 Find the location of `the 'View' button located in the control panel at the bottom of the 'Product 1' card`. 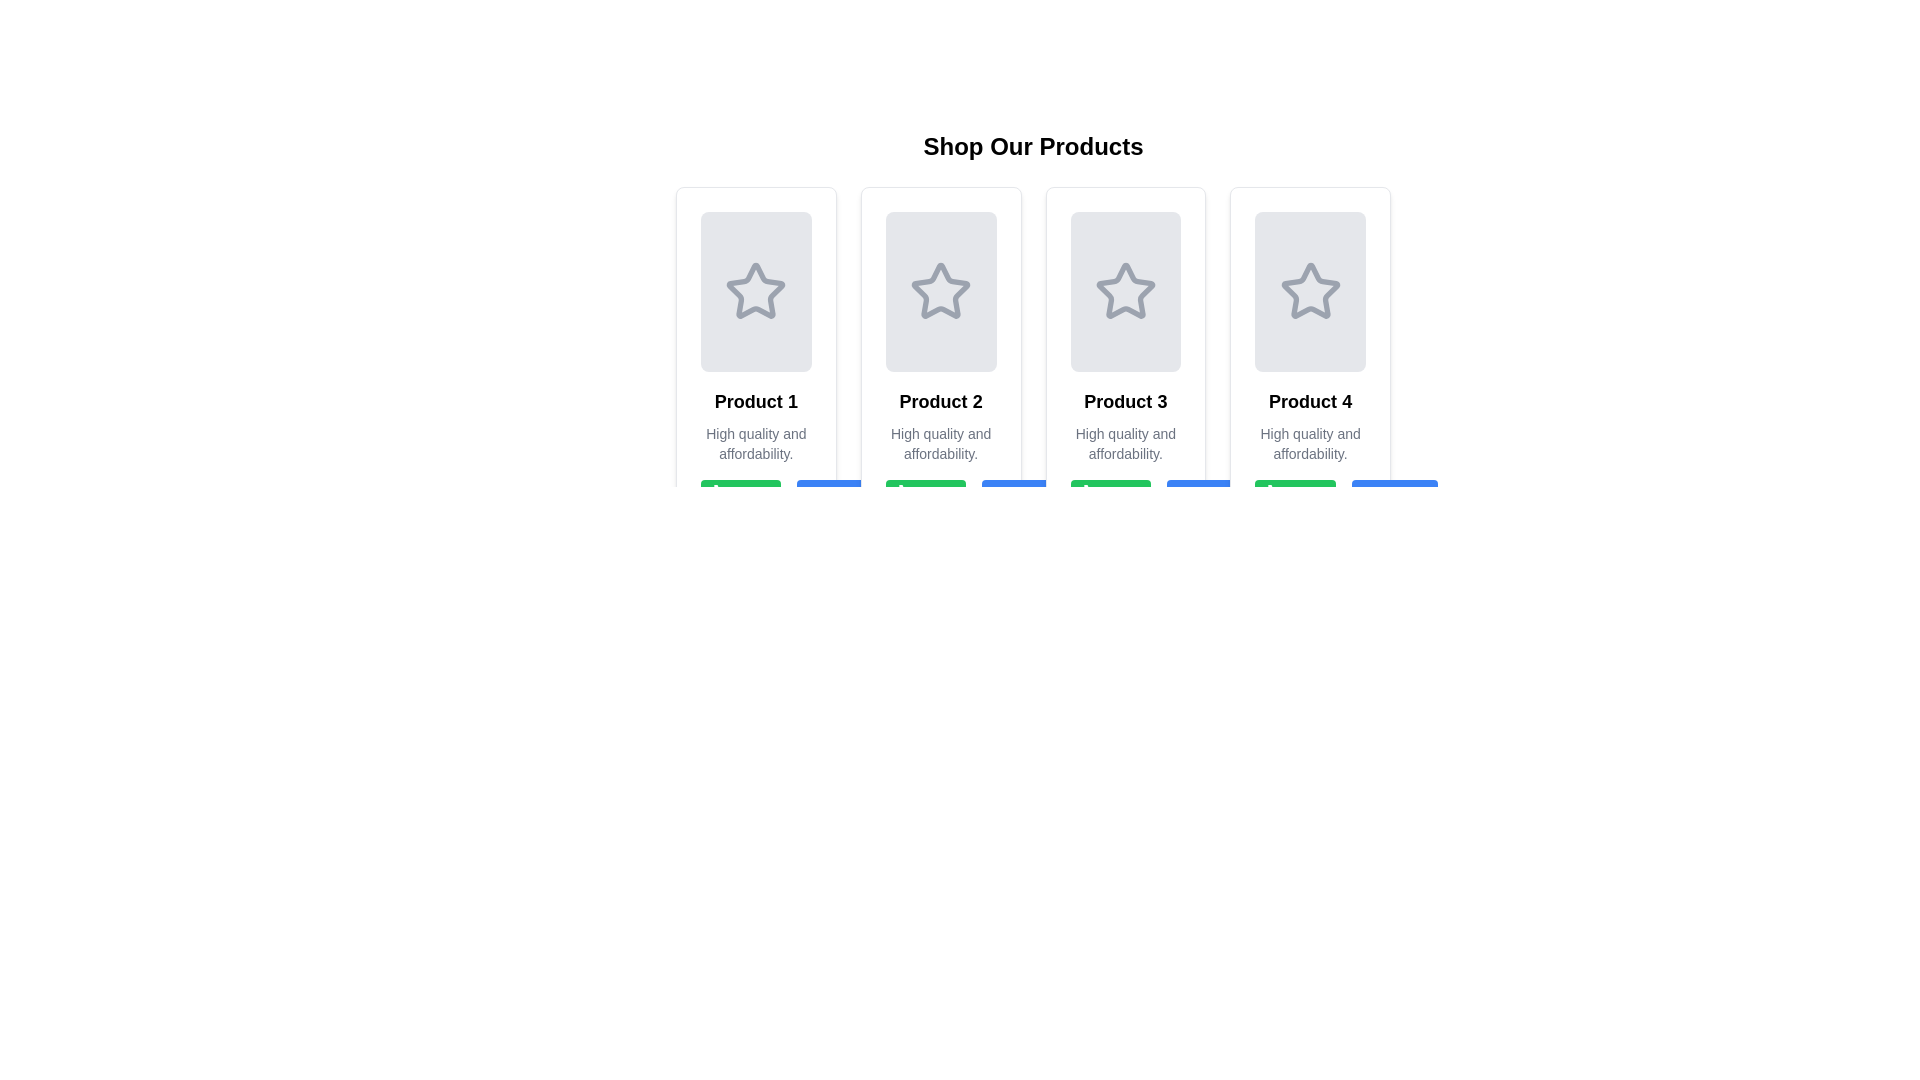

the 'View' button located in the control panel at the bottom of the 'Product 1' card is located at coordinates (755, 495).